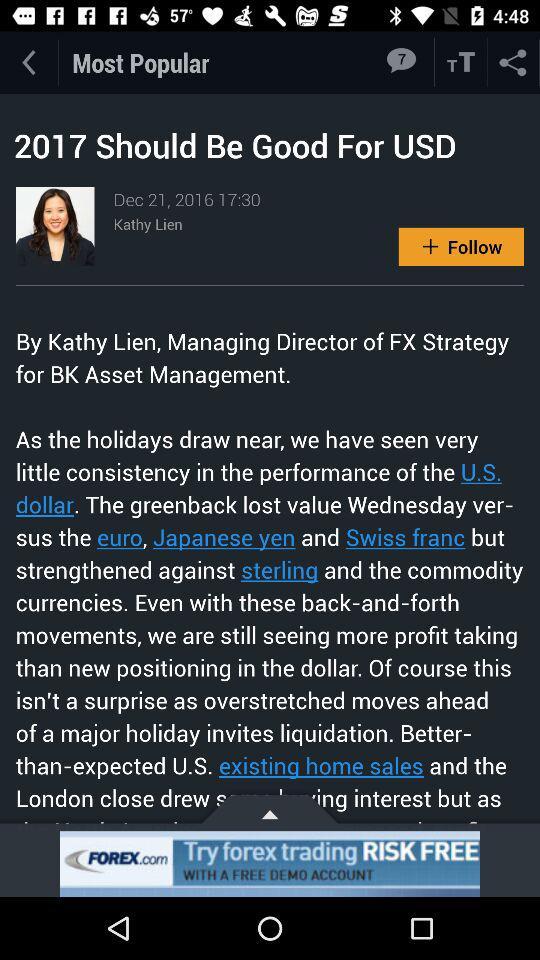  I want to click on follow option, so click(461, 245).